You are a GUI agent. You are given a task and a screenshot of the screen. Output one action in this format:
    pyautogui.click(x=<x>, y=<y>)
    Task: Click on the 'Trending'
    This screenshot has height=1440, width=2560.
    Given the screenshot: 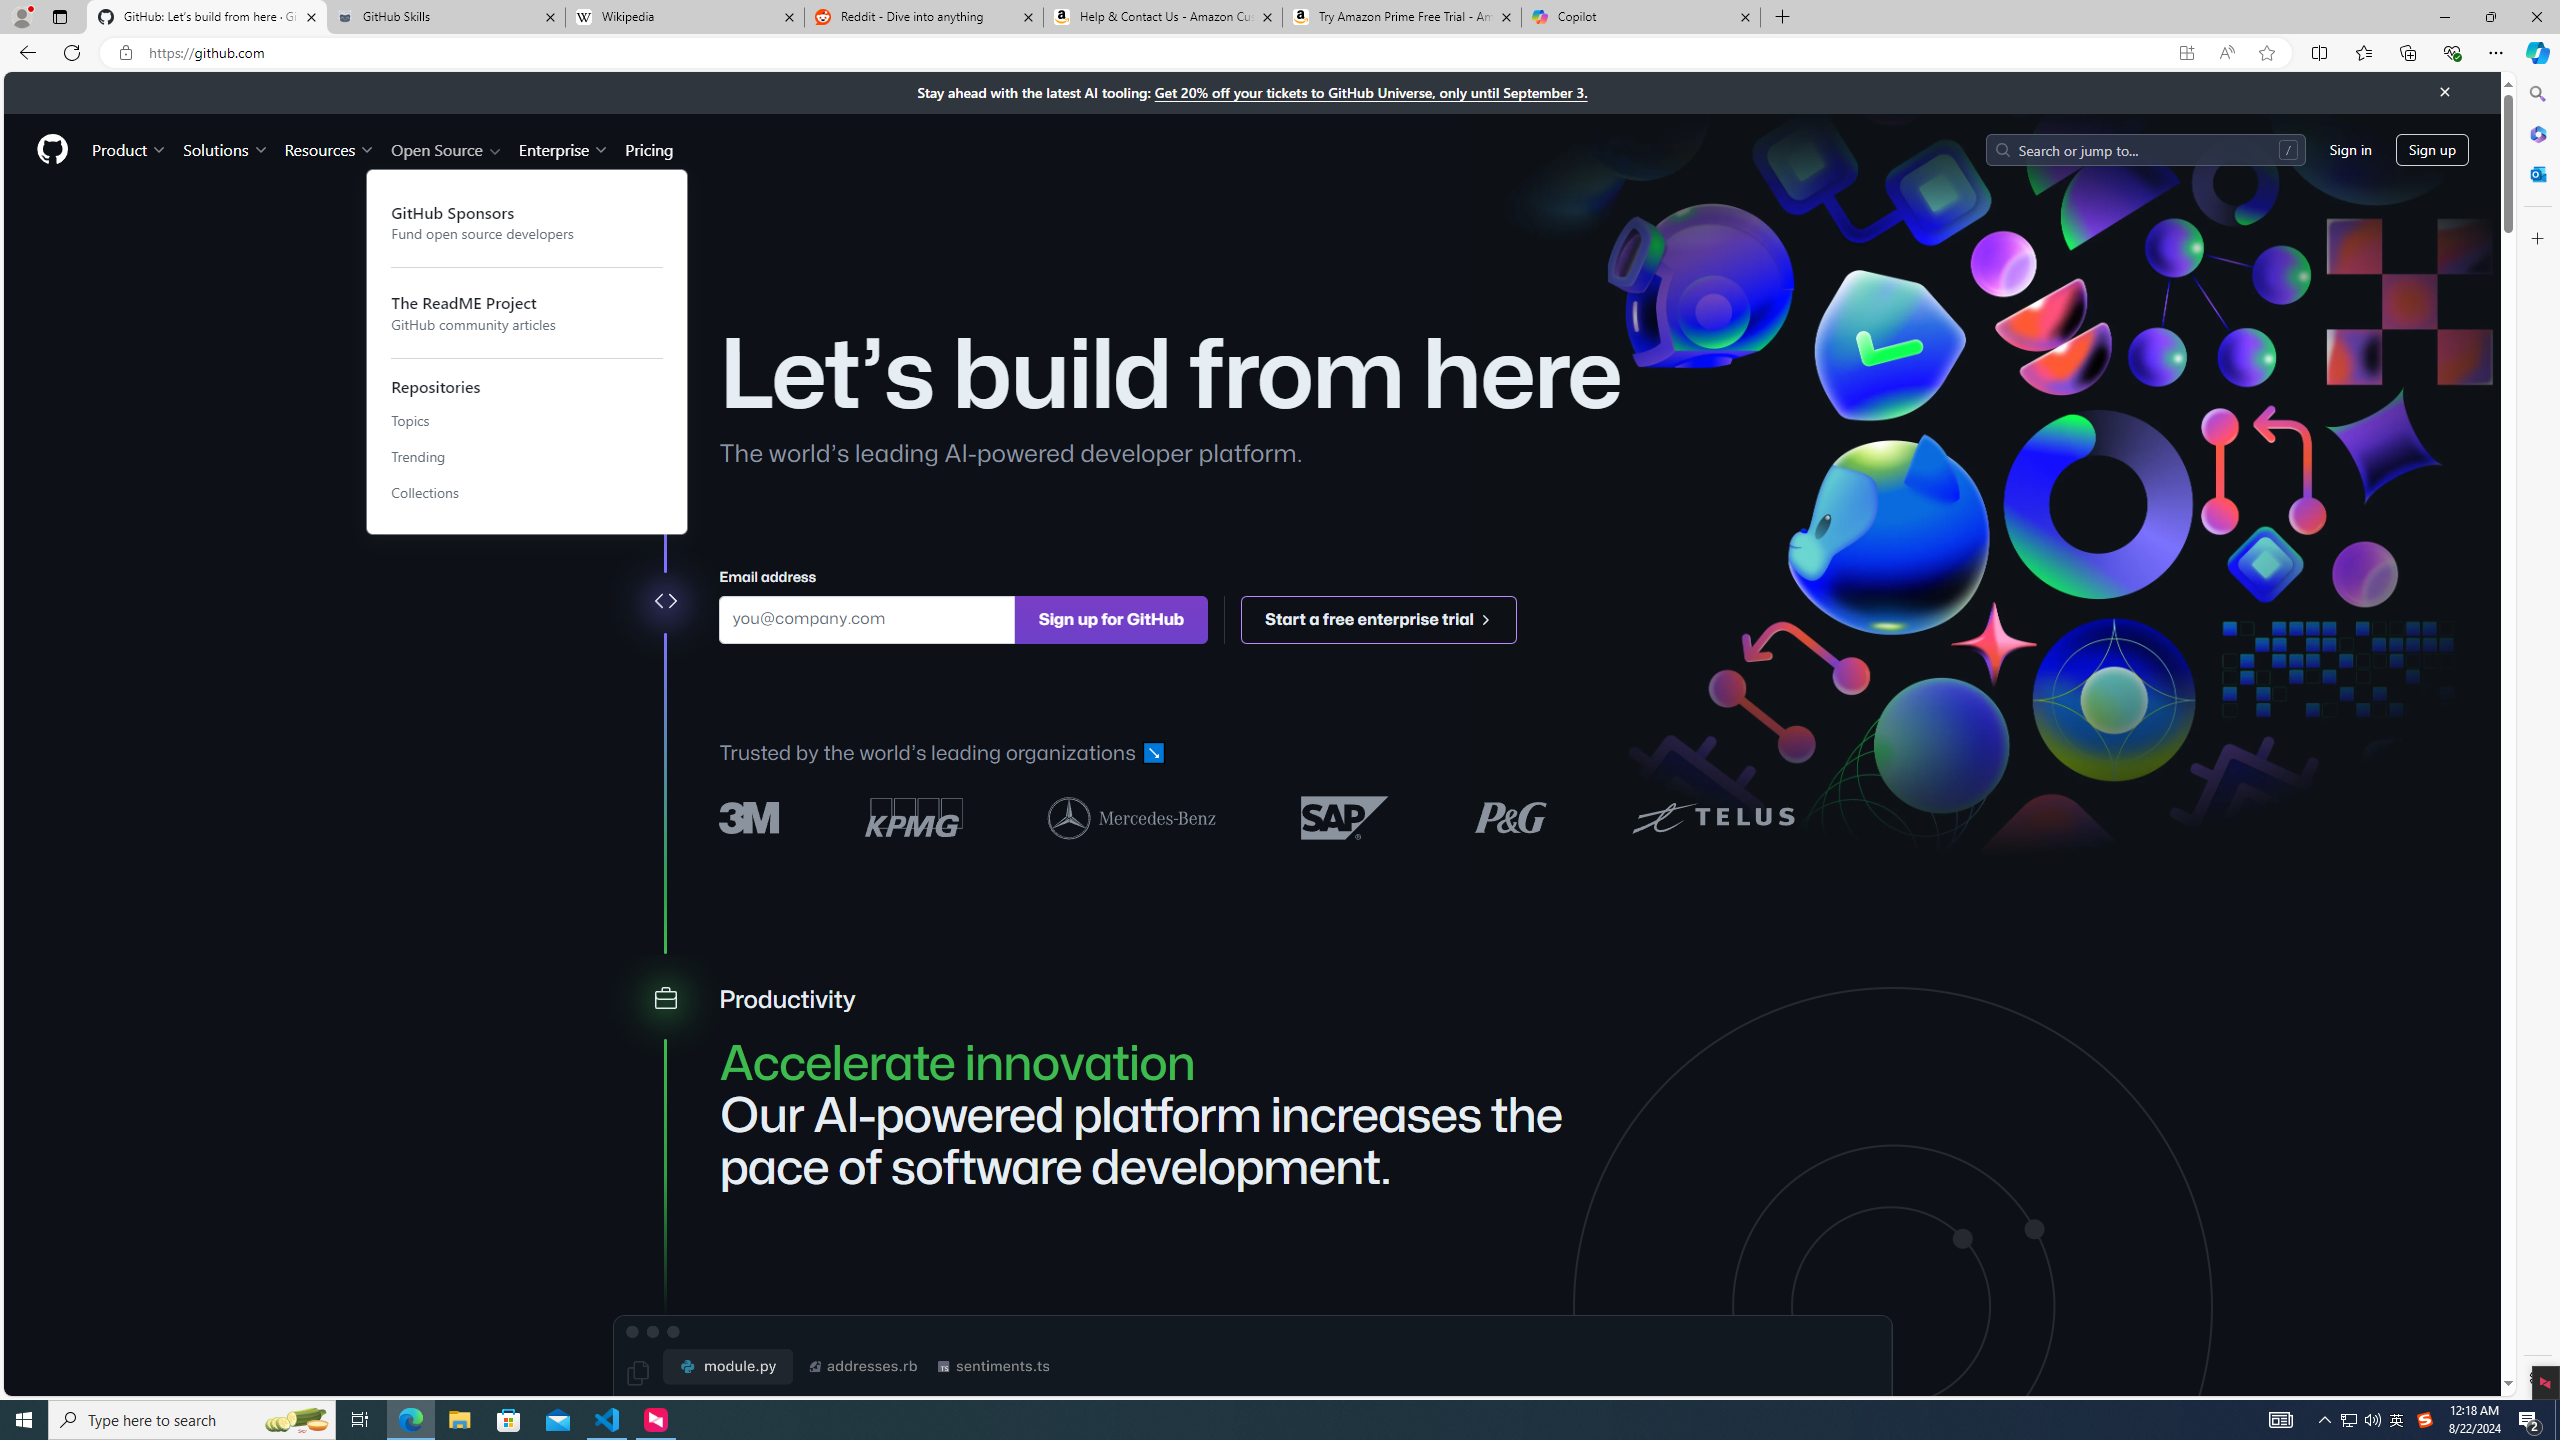 What is the action you would take?
    pyautogui.click(x=526, y=456)
    